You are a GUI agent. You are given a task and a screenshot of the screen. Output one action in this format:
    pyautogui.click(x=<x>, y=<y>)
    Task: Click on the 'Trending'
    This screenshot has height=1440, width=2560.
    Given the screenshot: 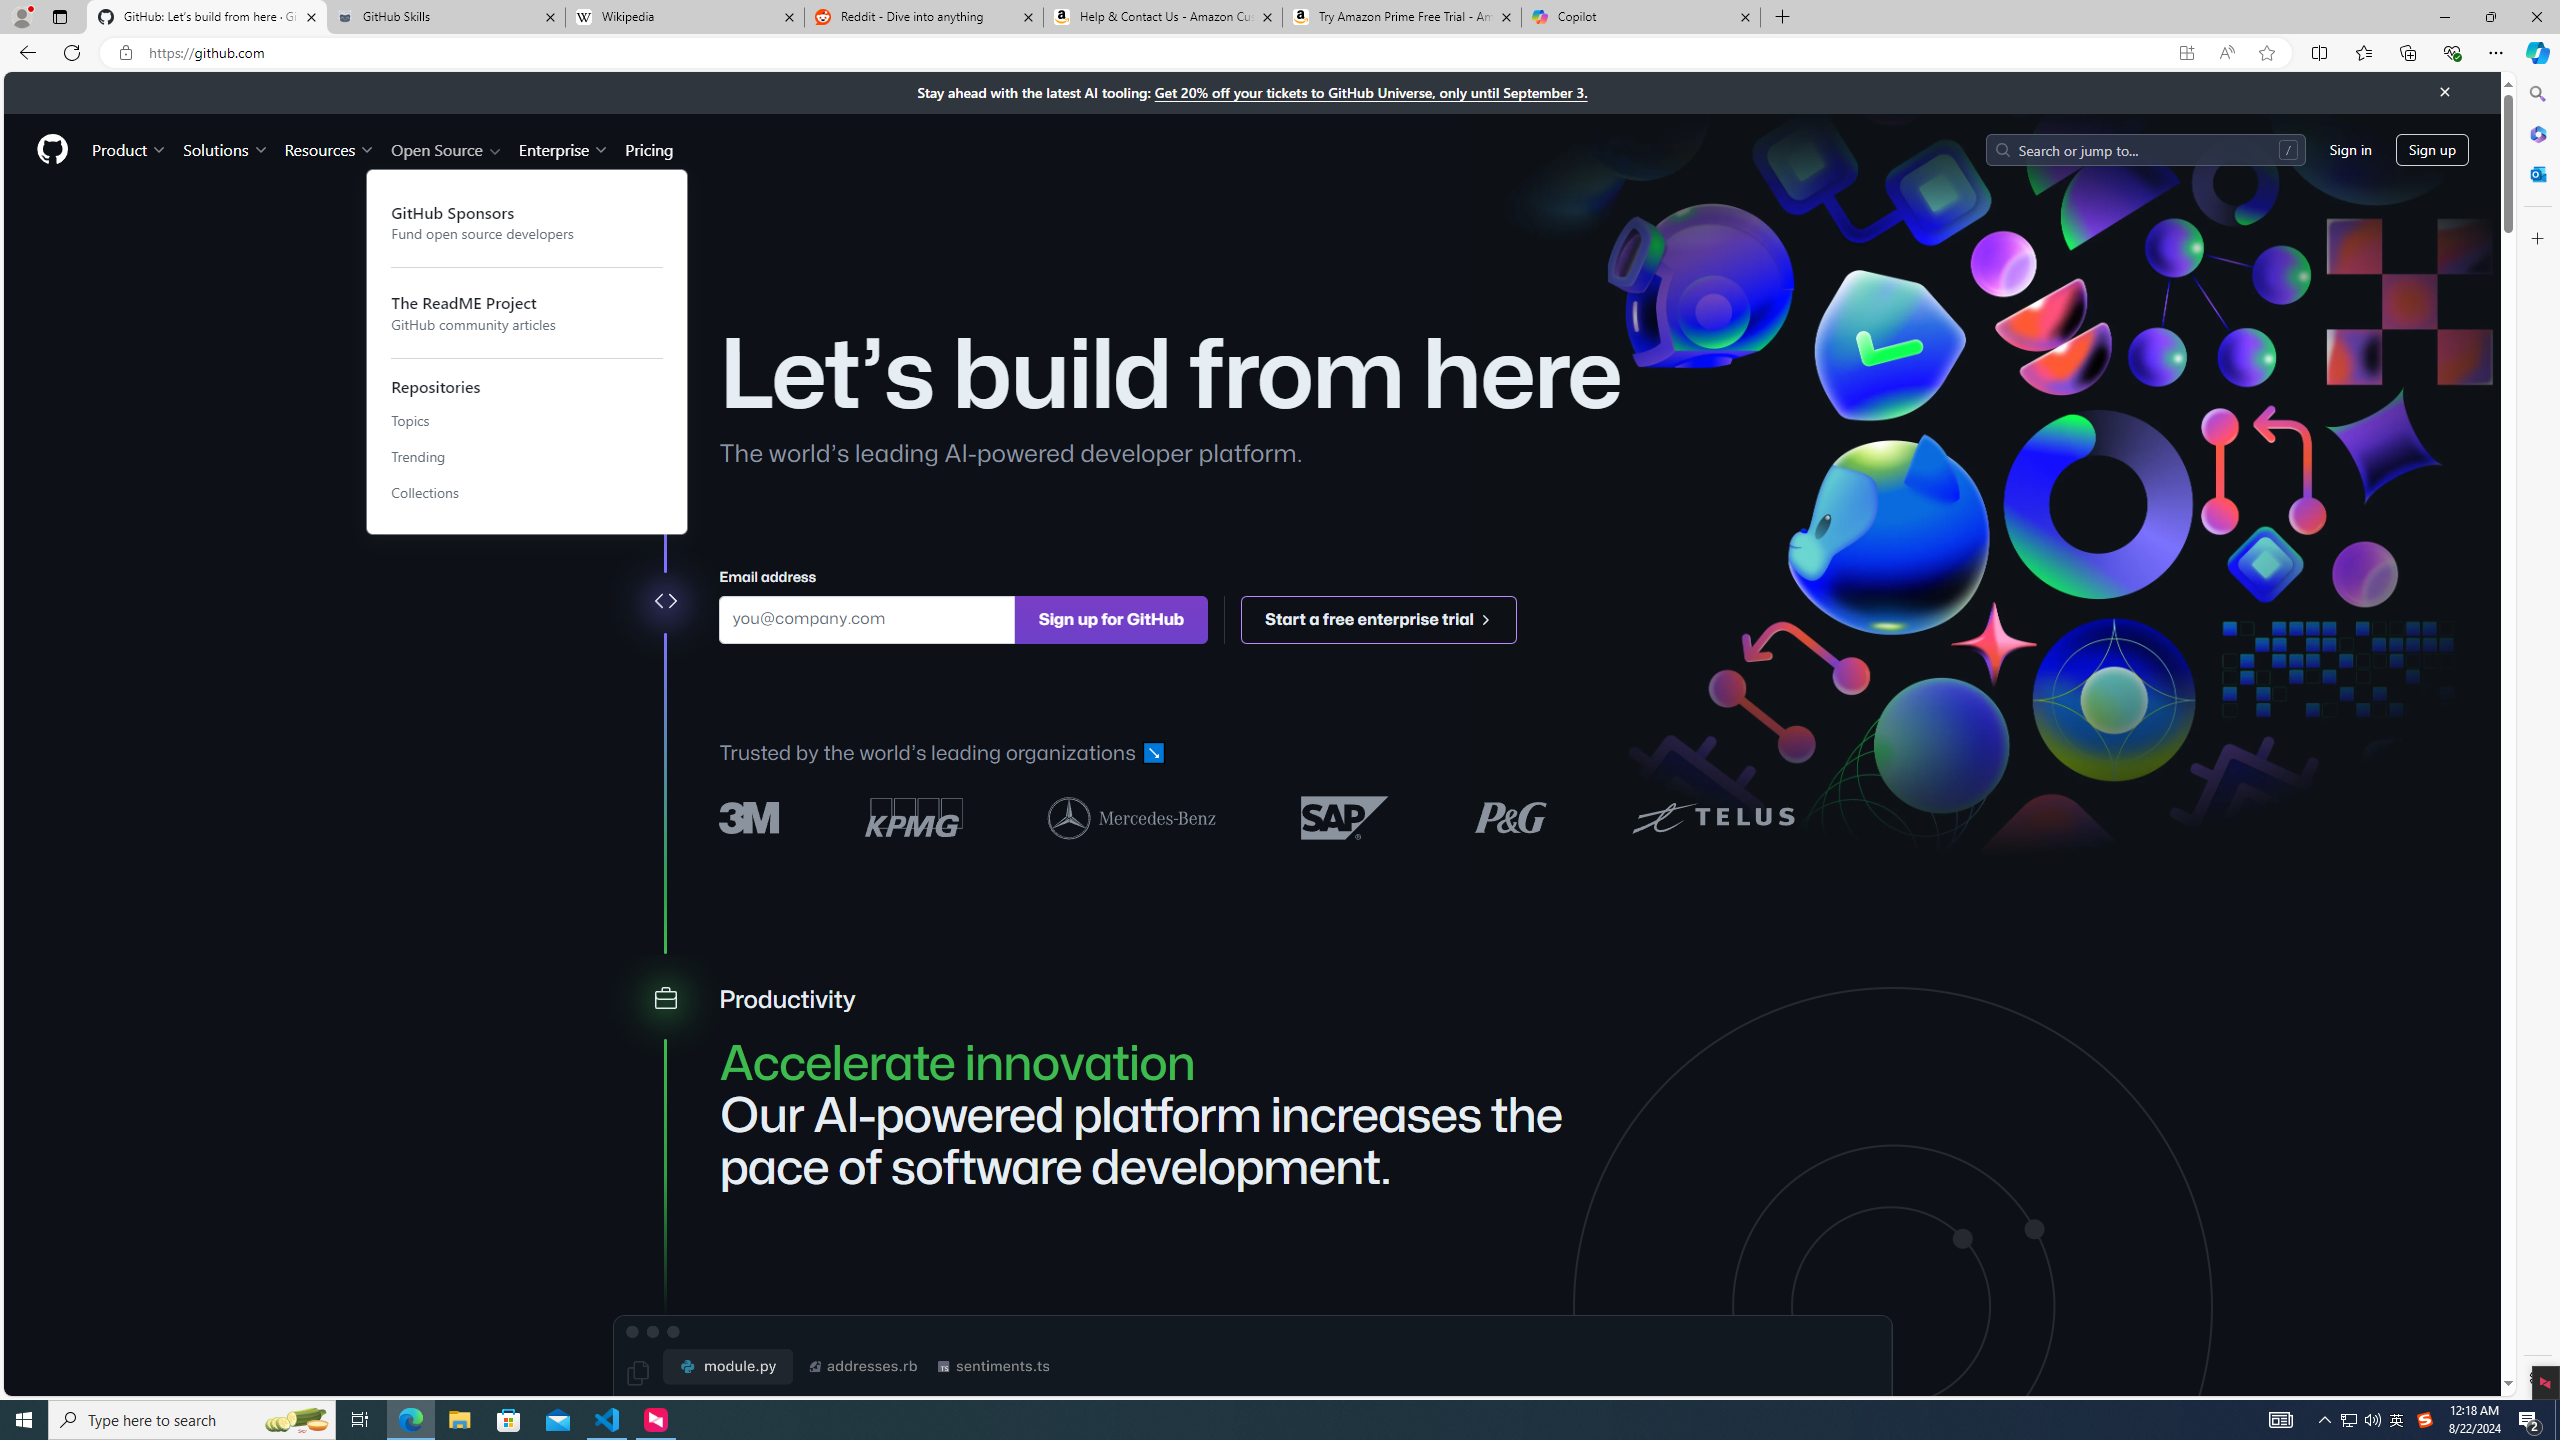 What is the action you would take?
    pyautogui.click(x=526, y=456)
    